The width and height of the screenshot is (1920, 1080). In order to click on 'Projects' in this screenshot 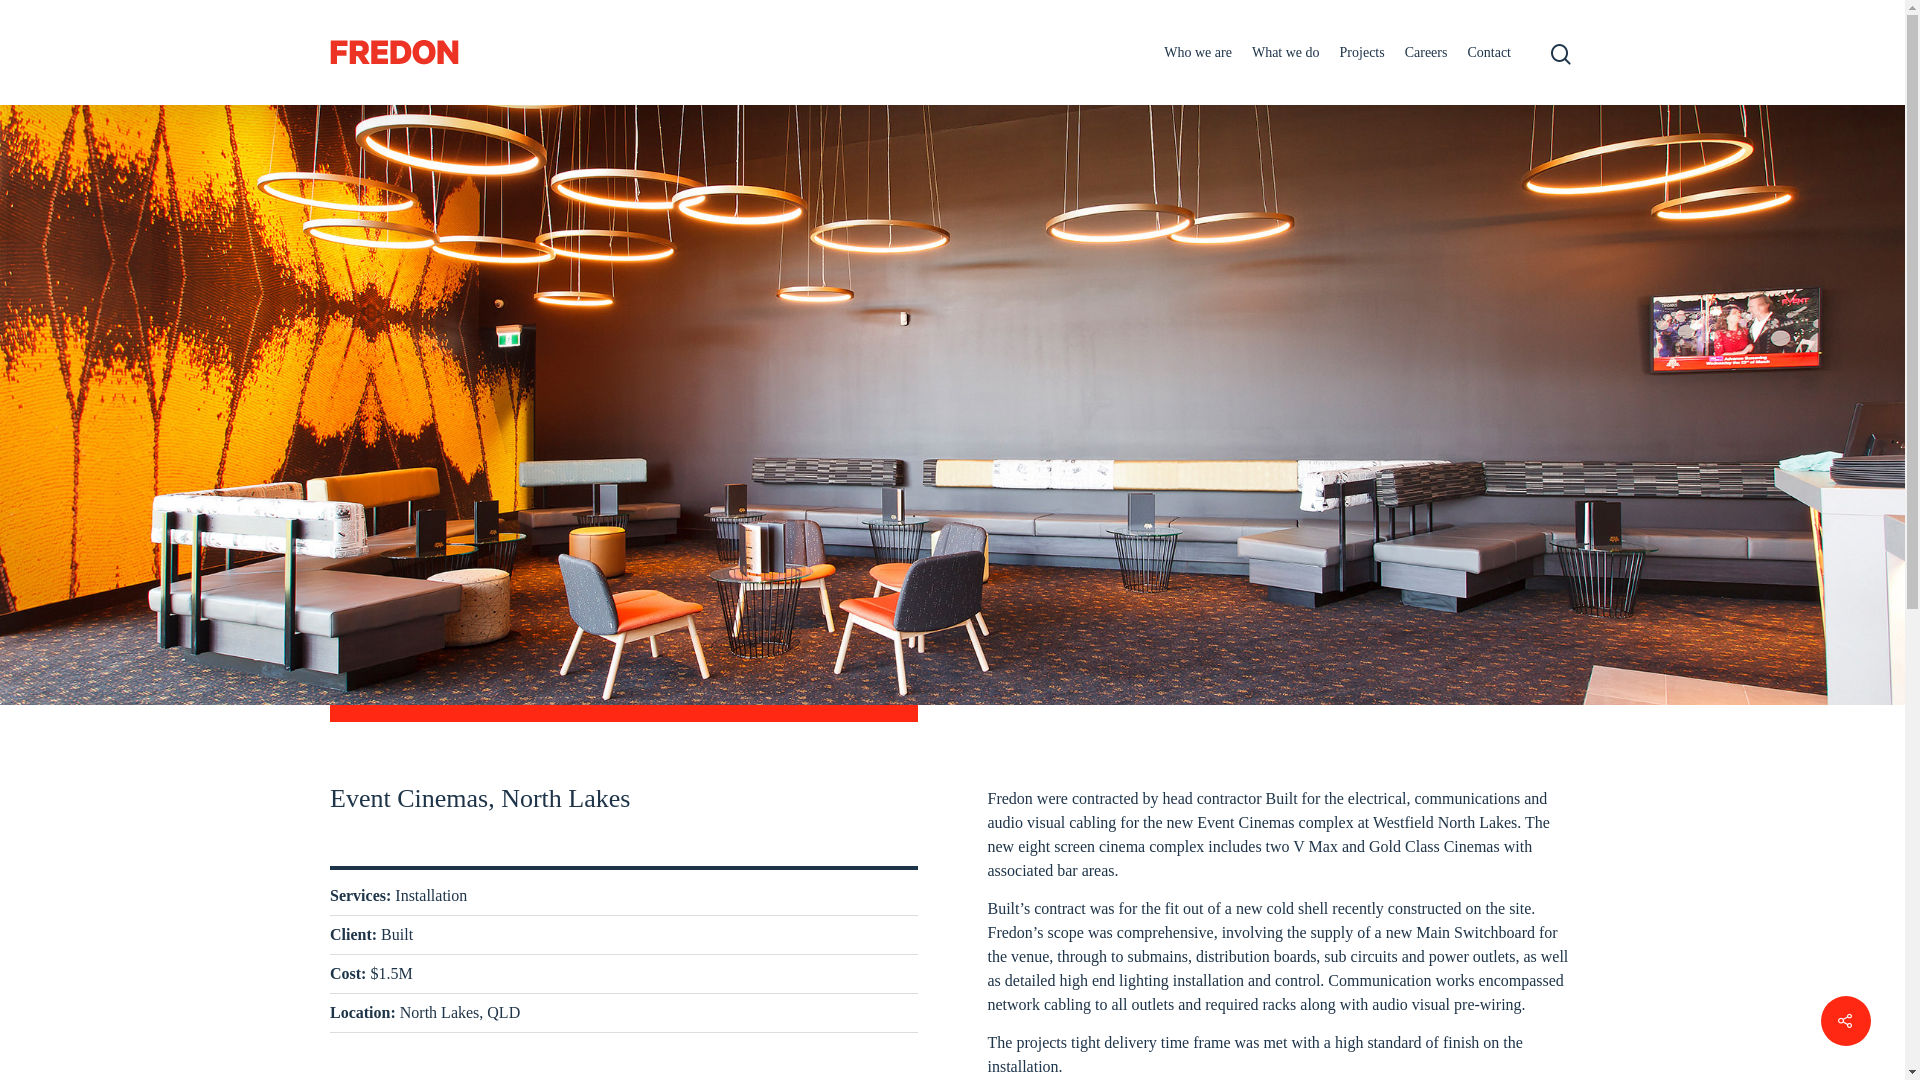, I will do `click(1361, 50)`.